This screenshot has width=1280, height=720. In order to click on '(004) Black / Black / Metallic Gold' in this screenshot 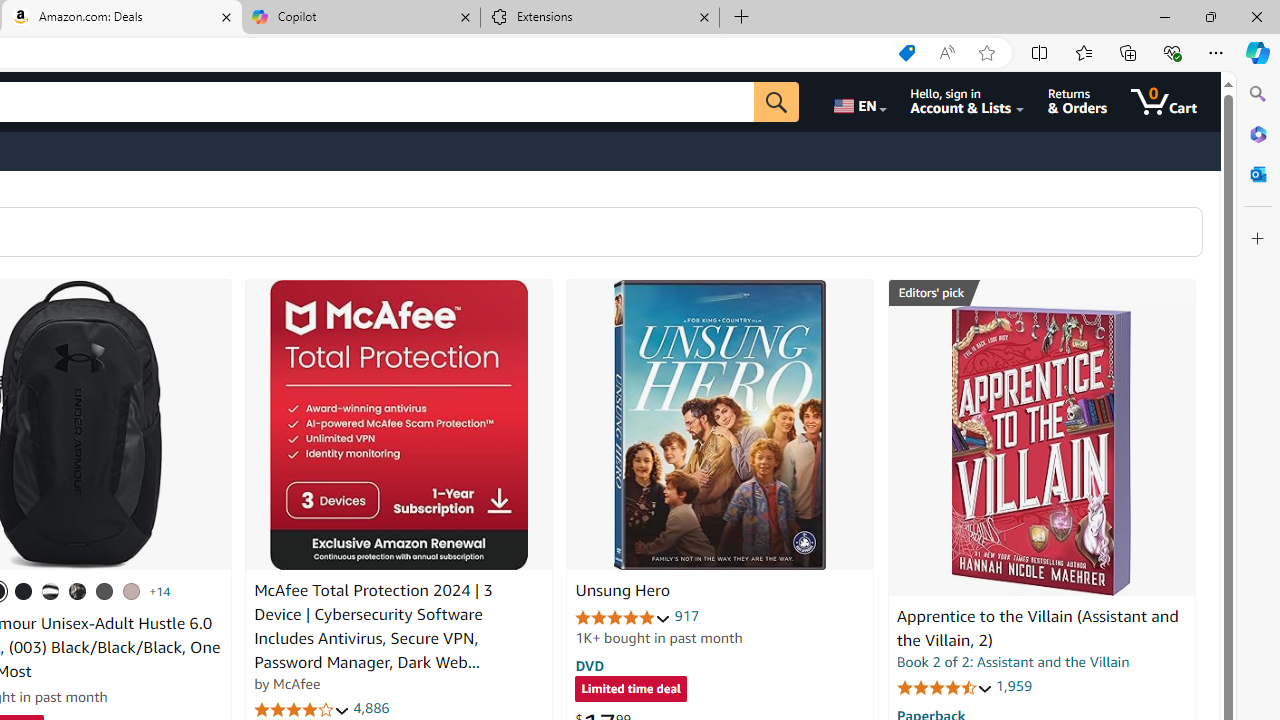, I will do `click(78, 590)`.